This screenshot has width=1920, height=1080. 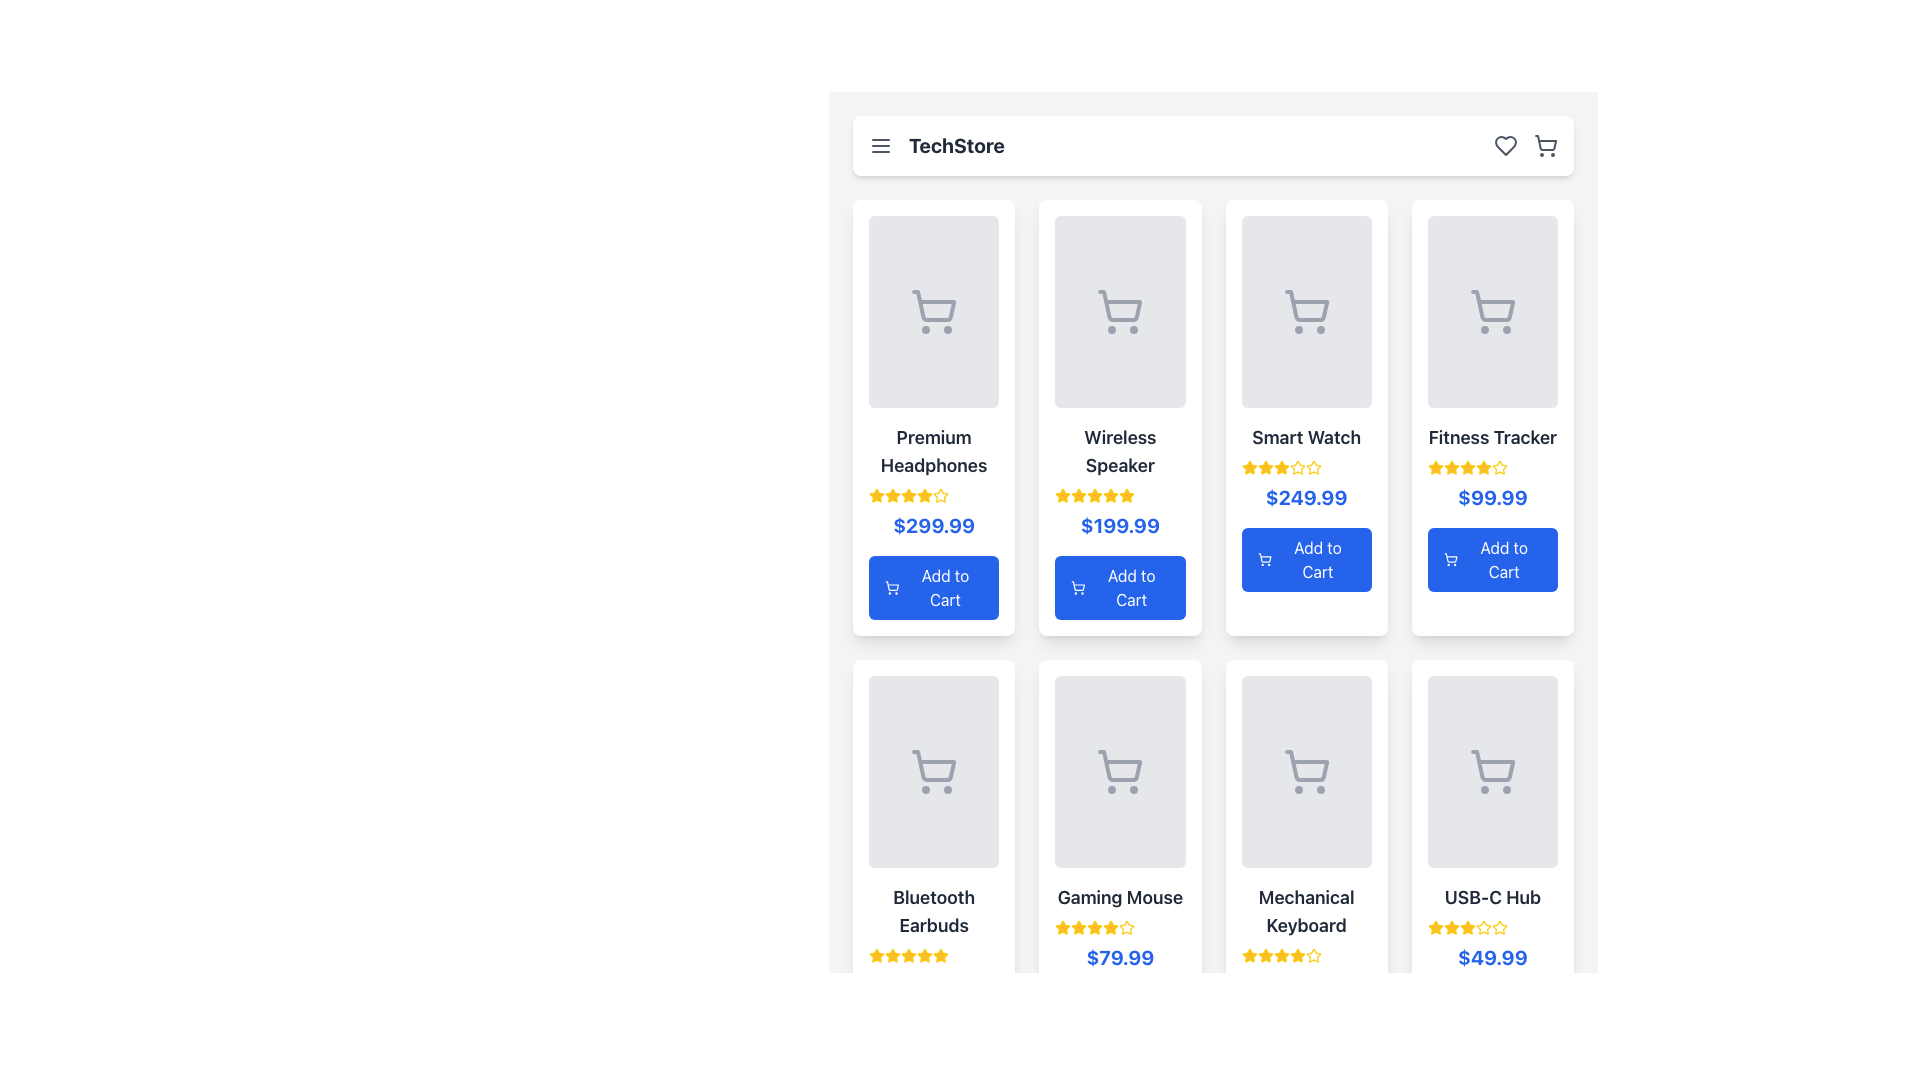 What do you see at coordinates (1078, 927) in the screenshot?
I see `the third star icon in the rating system of the 'Gaming Mouse' product card to indicate a 3-star rating` at bounding box center [1078, 927].